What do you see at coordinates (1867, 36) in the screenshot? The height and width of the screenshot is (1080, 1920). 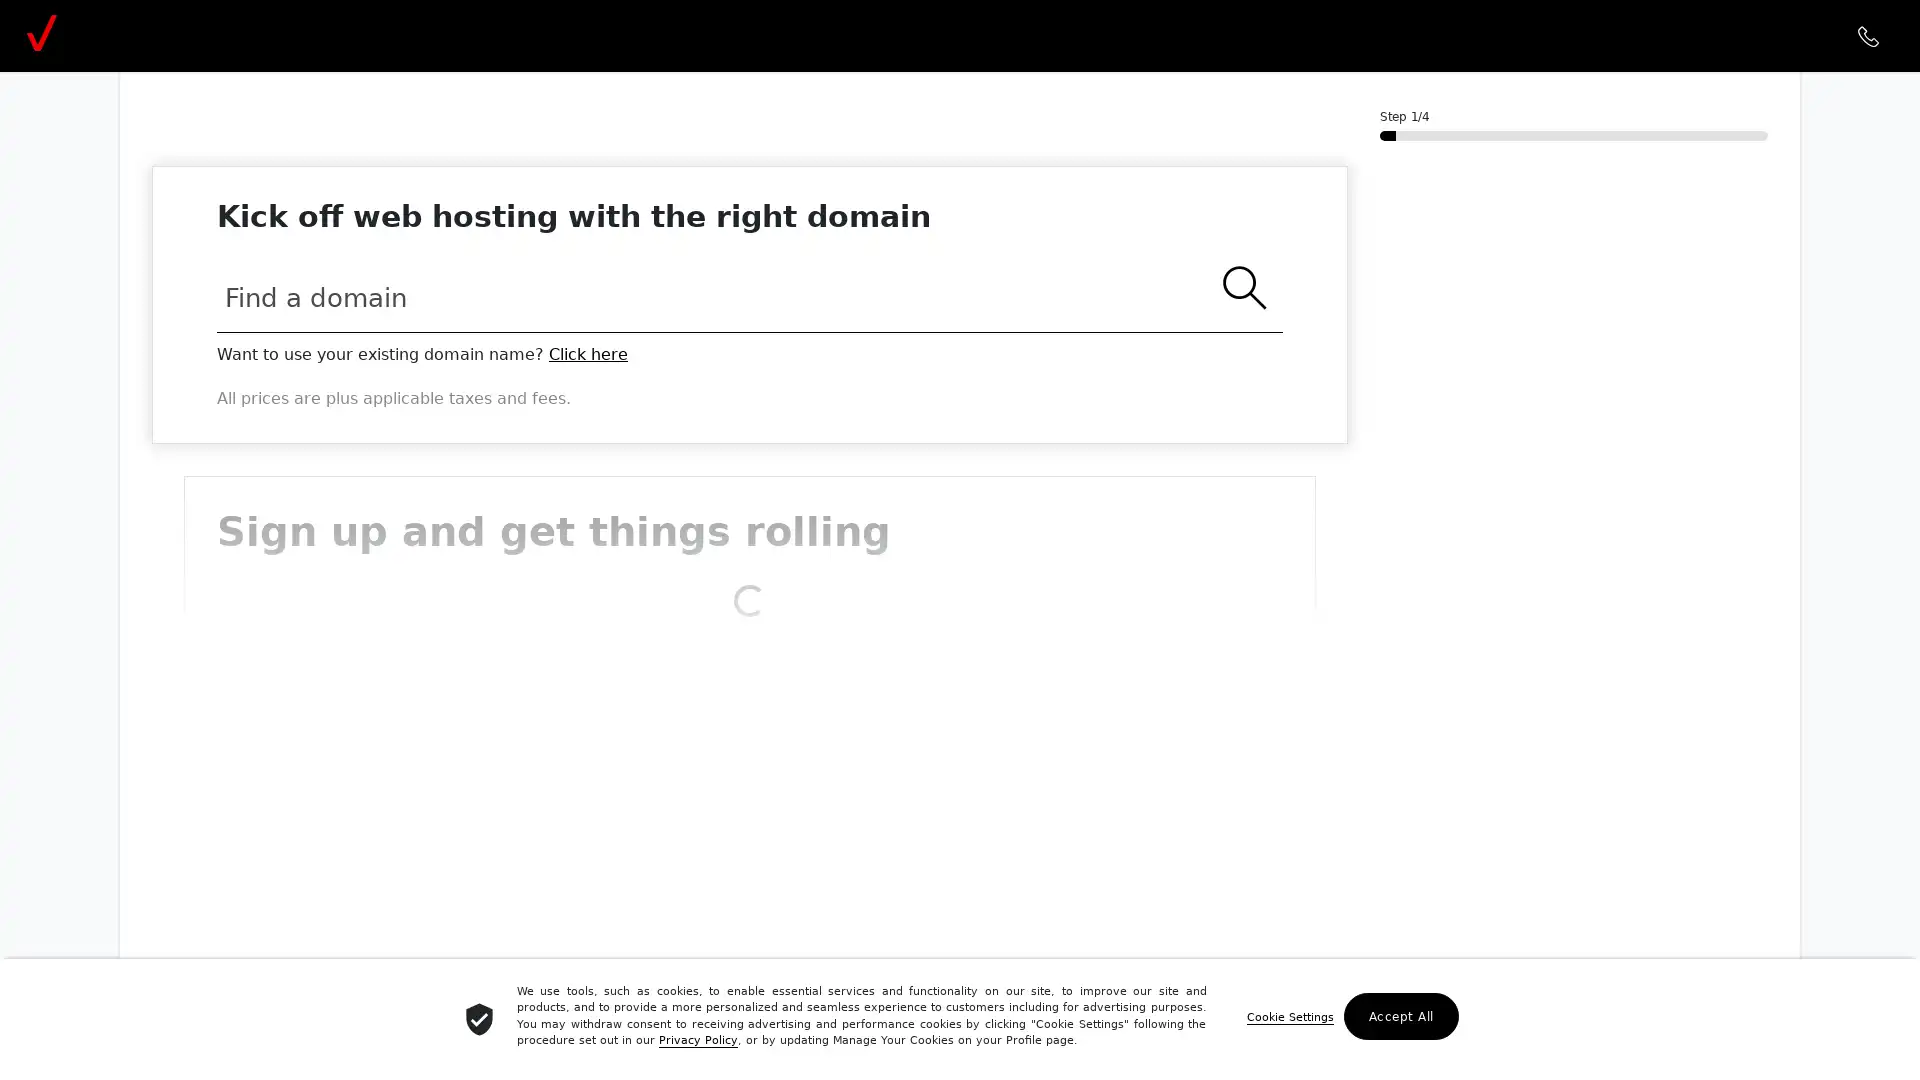 I see `call` at bounding box center [1867, 36].